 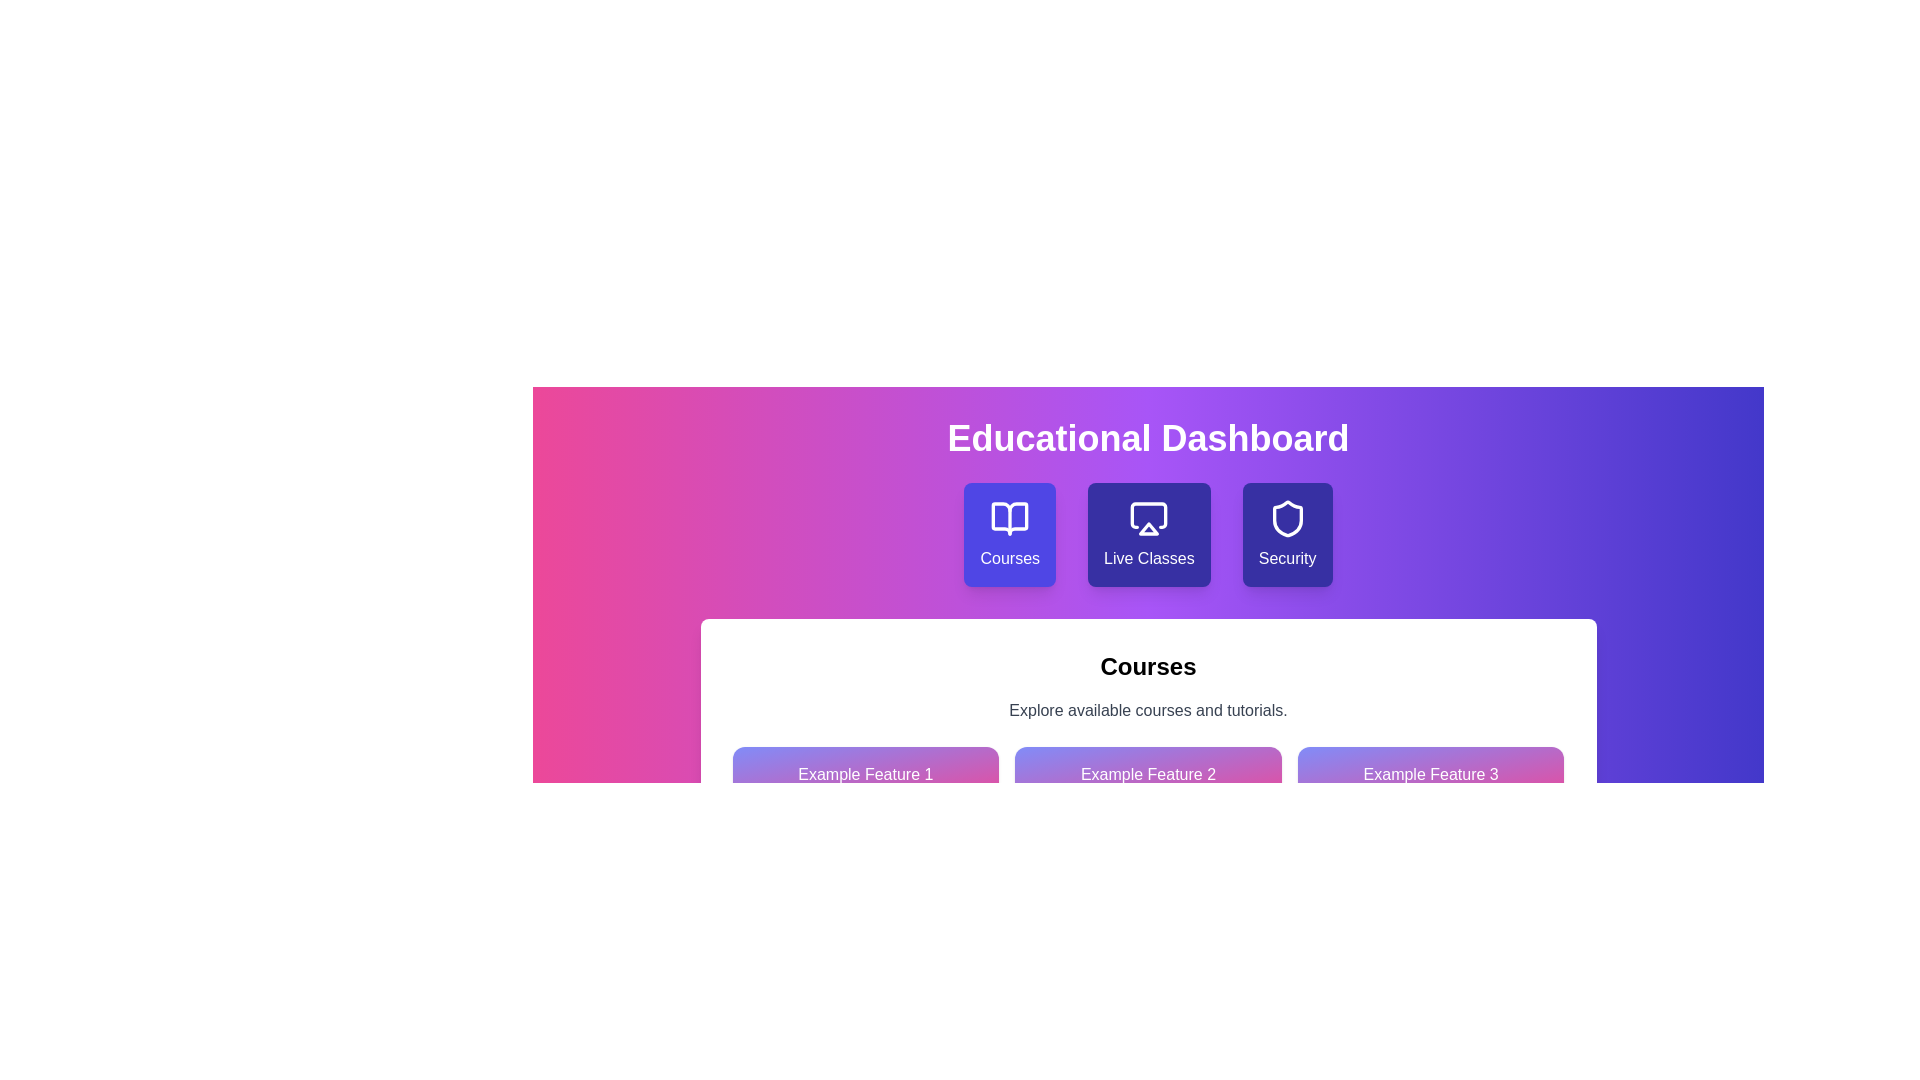 I want to click on the button labeled 'Security' to observe the visual effect, so click(x=1287, y=534).